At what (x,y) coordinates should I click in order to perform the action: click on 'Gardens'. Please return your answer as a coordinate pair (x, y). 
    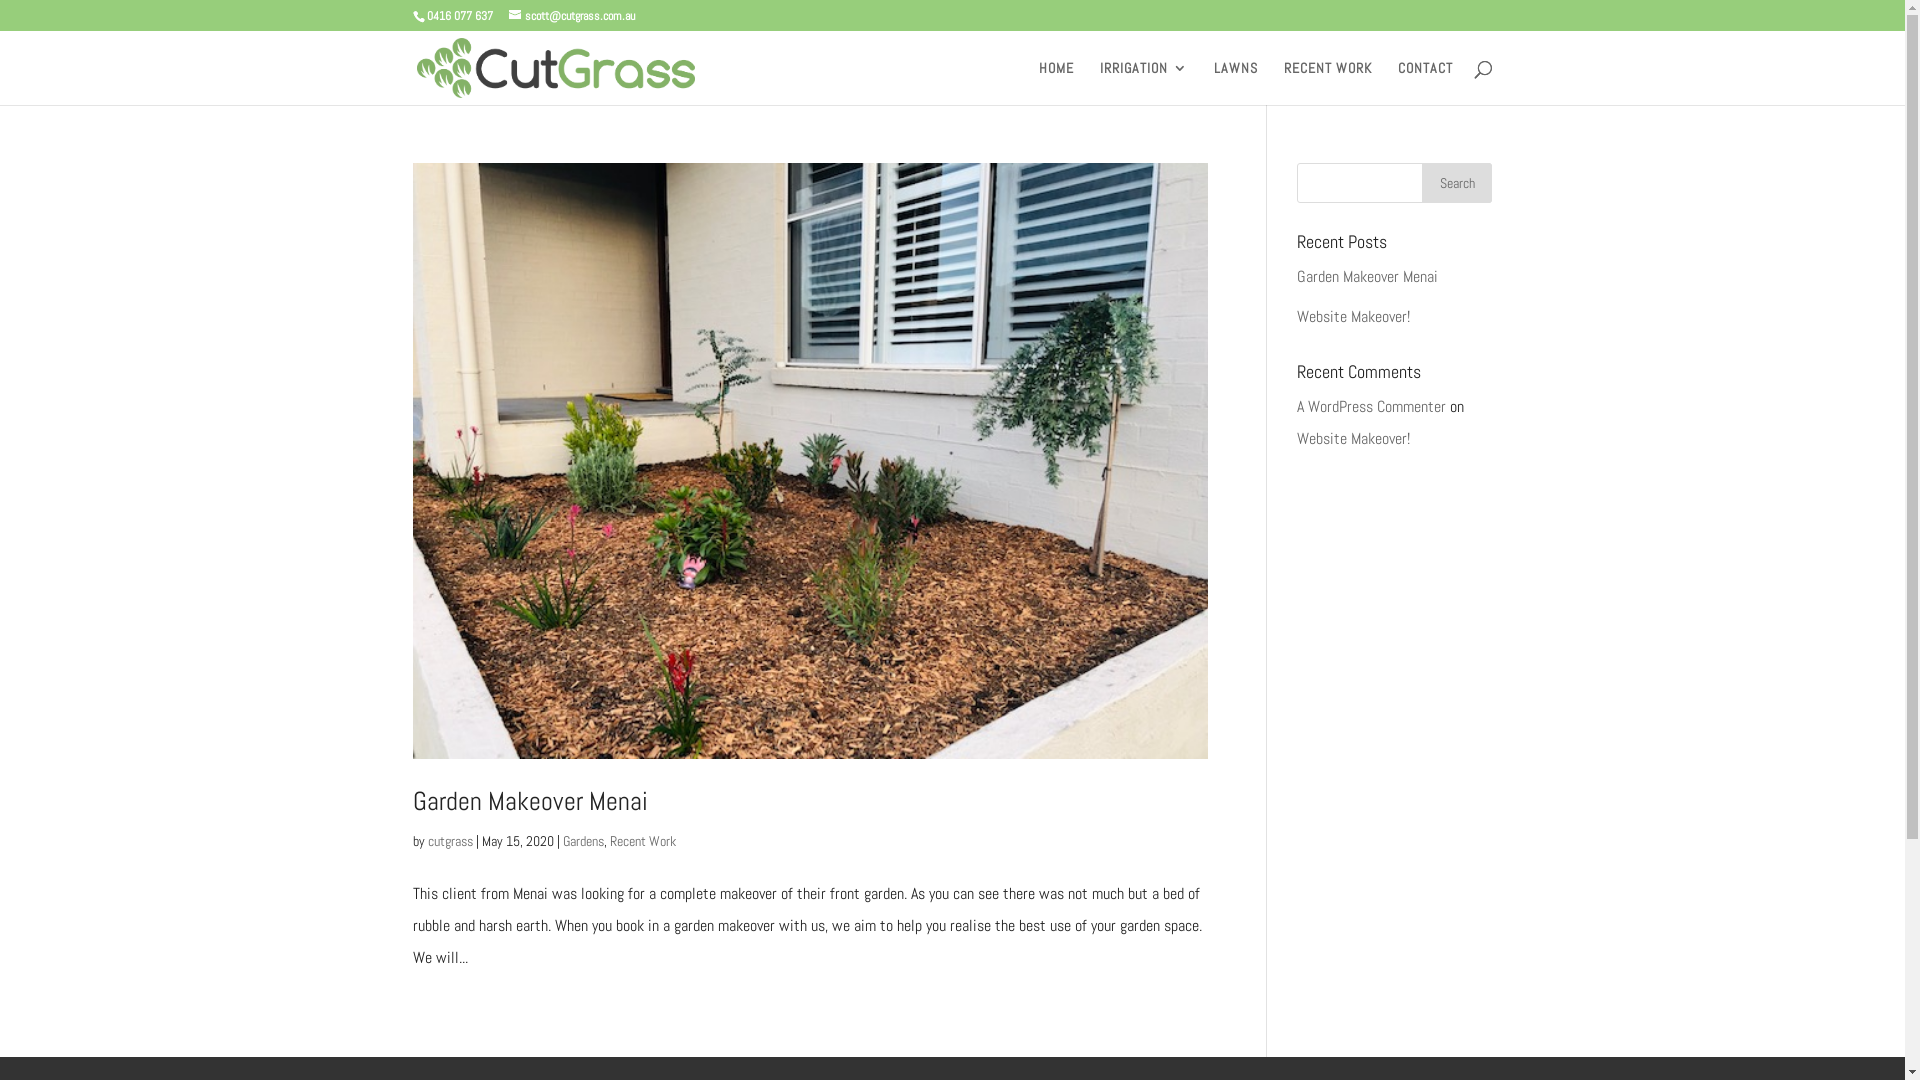
    Looking at the image, I should click on (581, 840).